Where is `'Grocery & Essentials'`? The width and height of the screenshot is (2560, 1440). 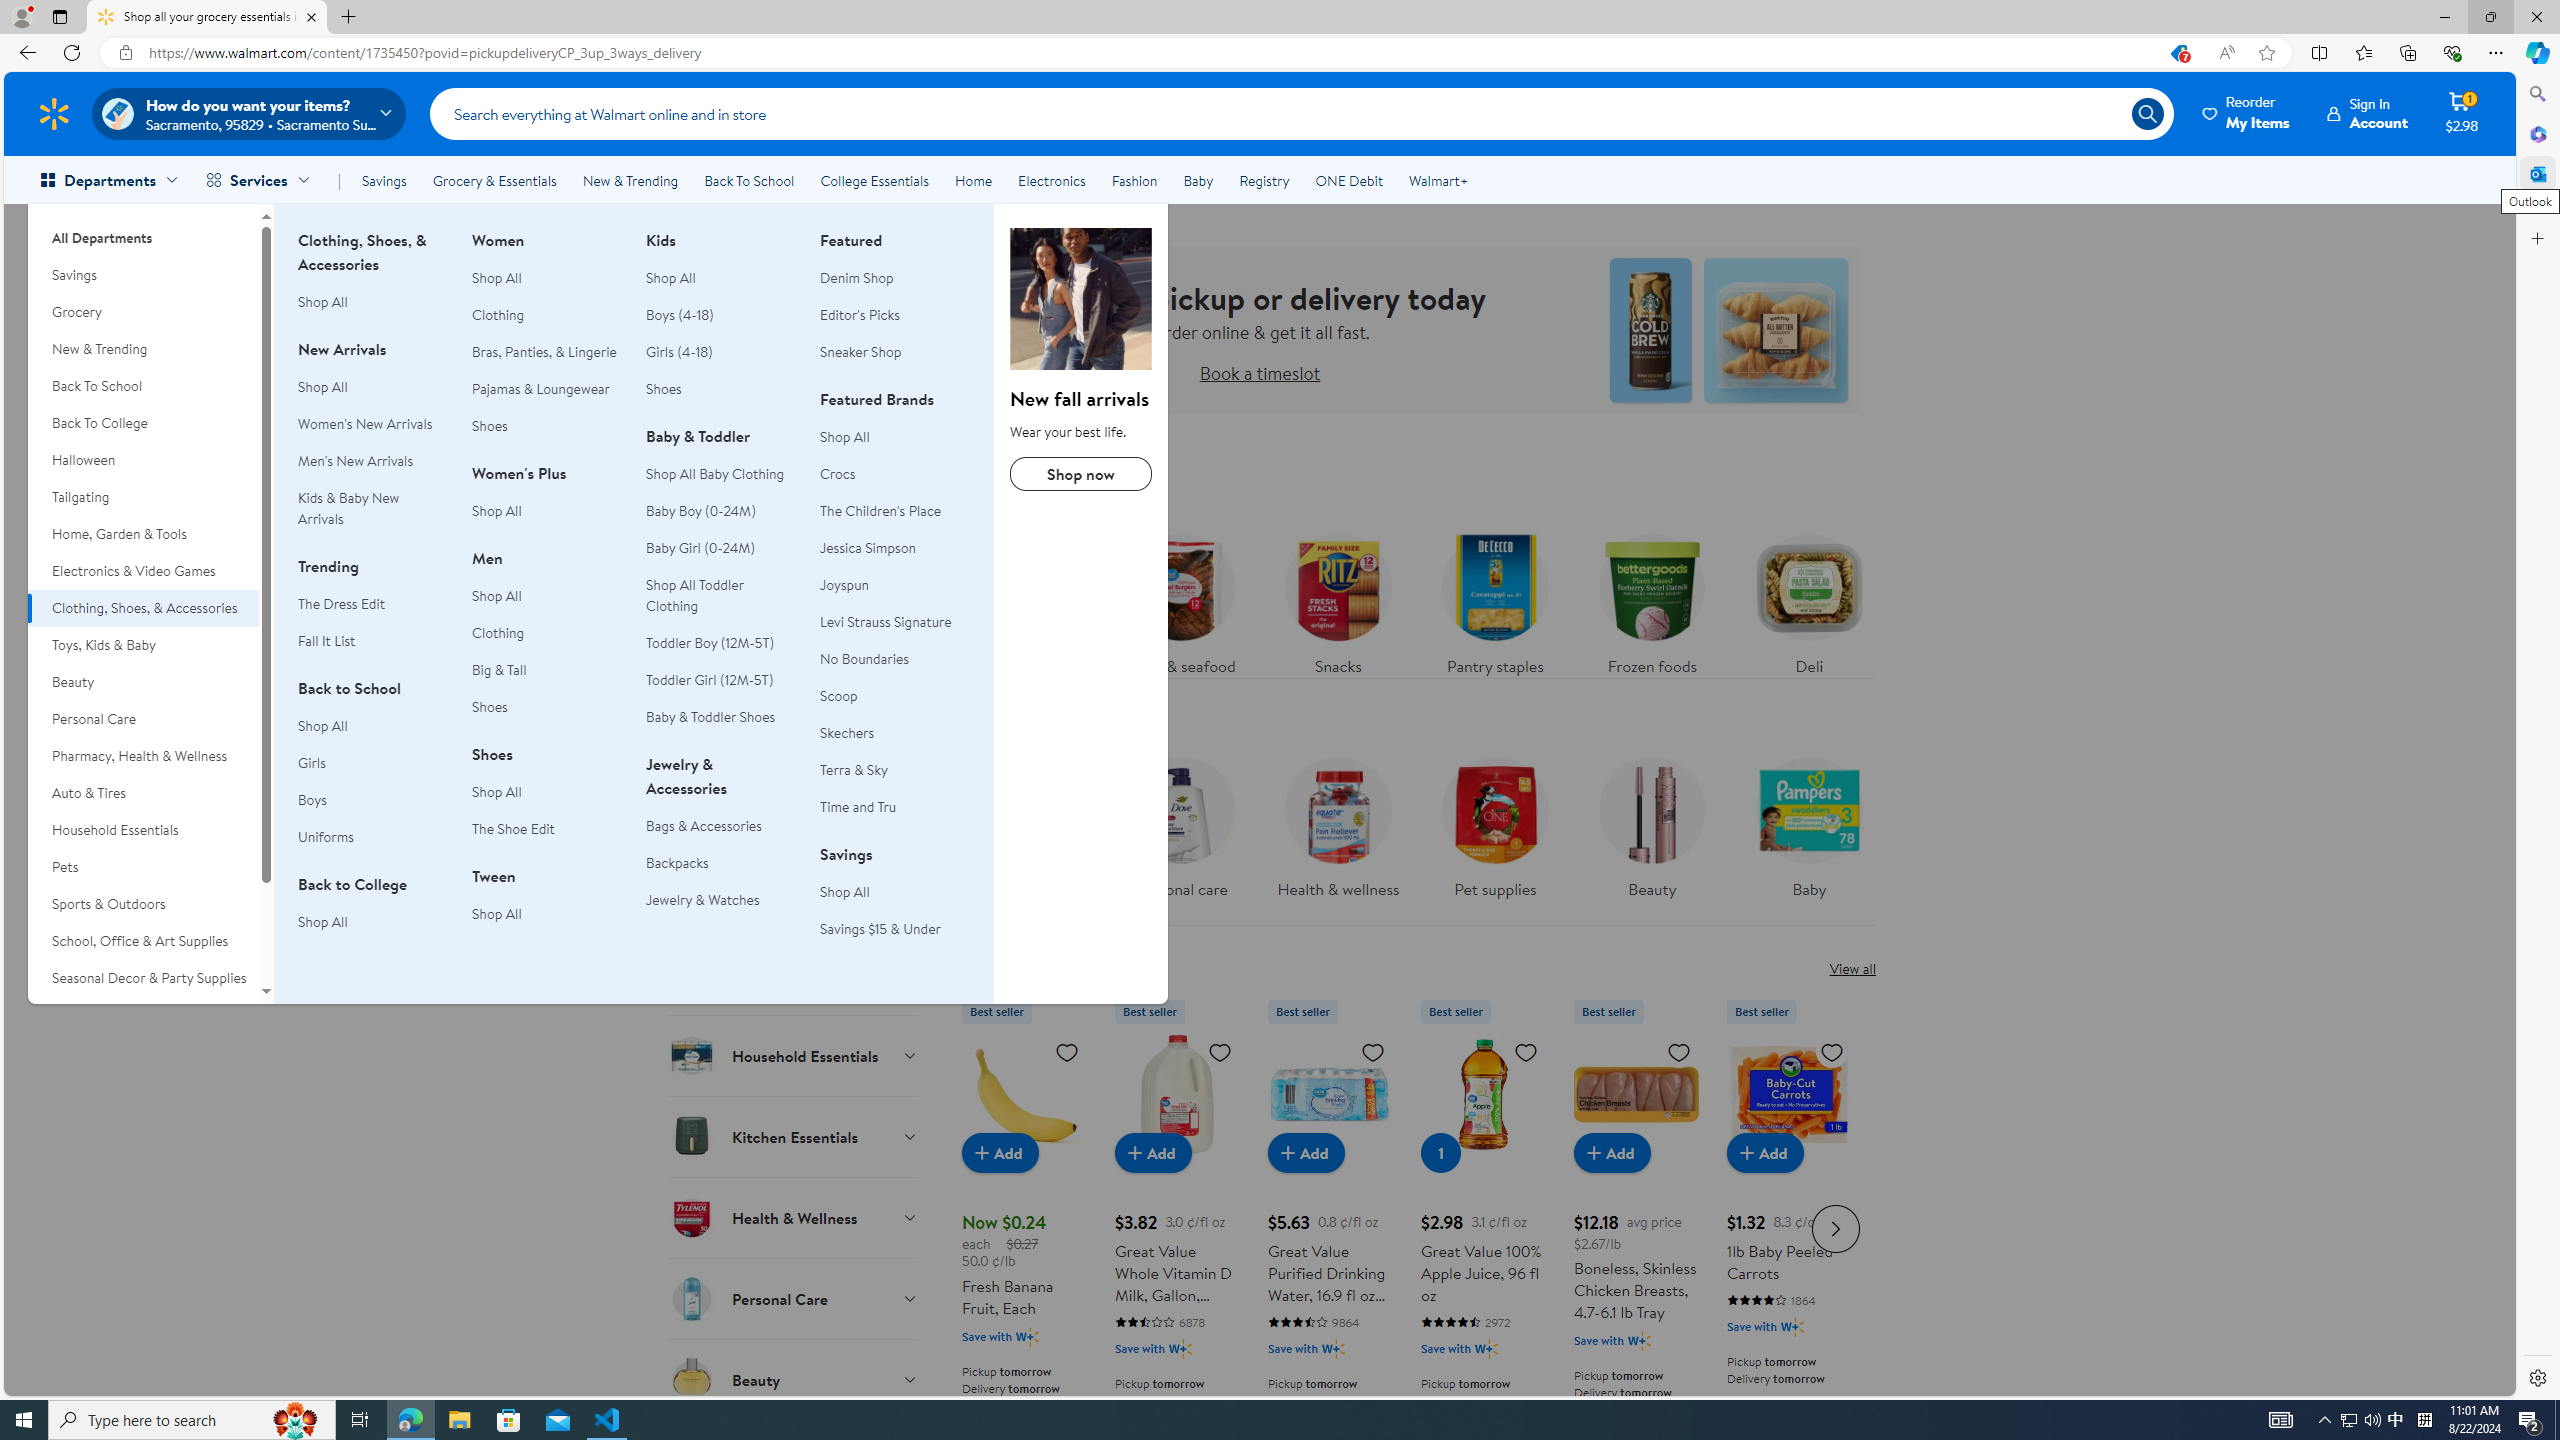 'Grocery & Essentials' is located at coordinates (493, 180).